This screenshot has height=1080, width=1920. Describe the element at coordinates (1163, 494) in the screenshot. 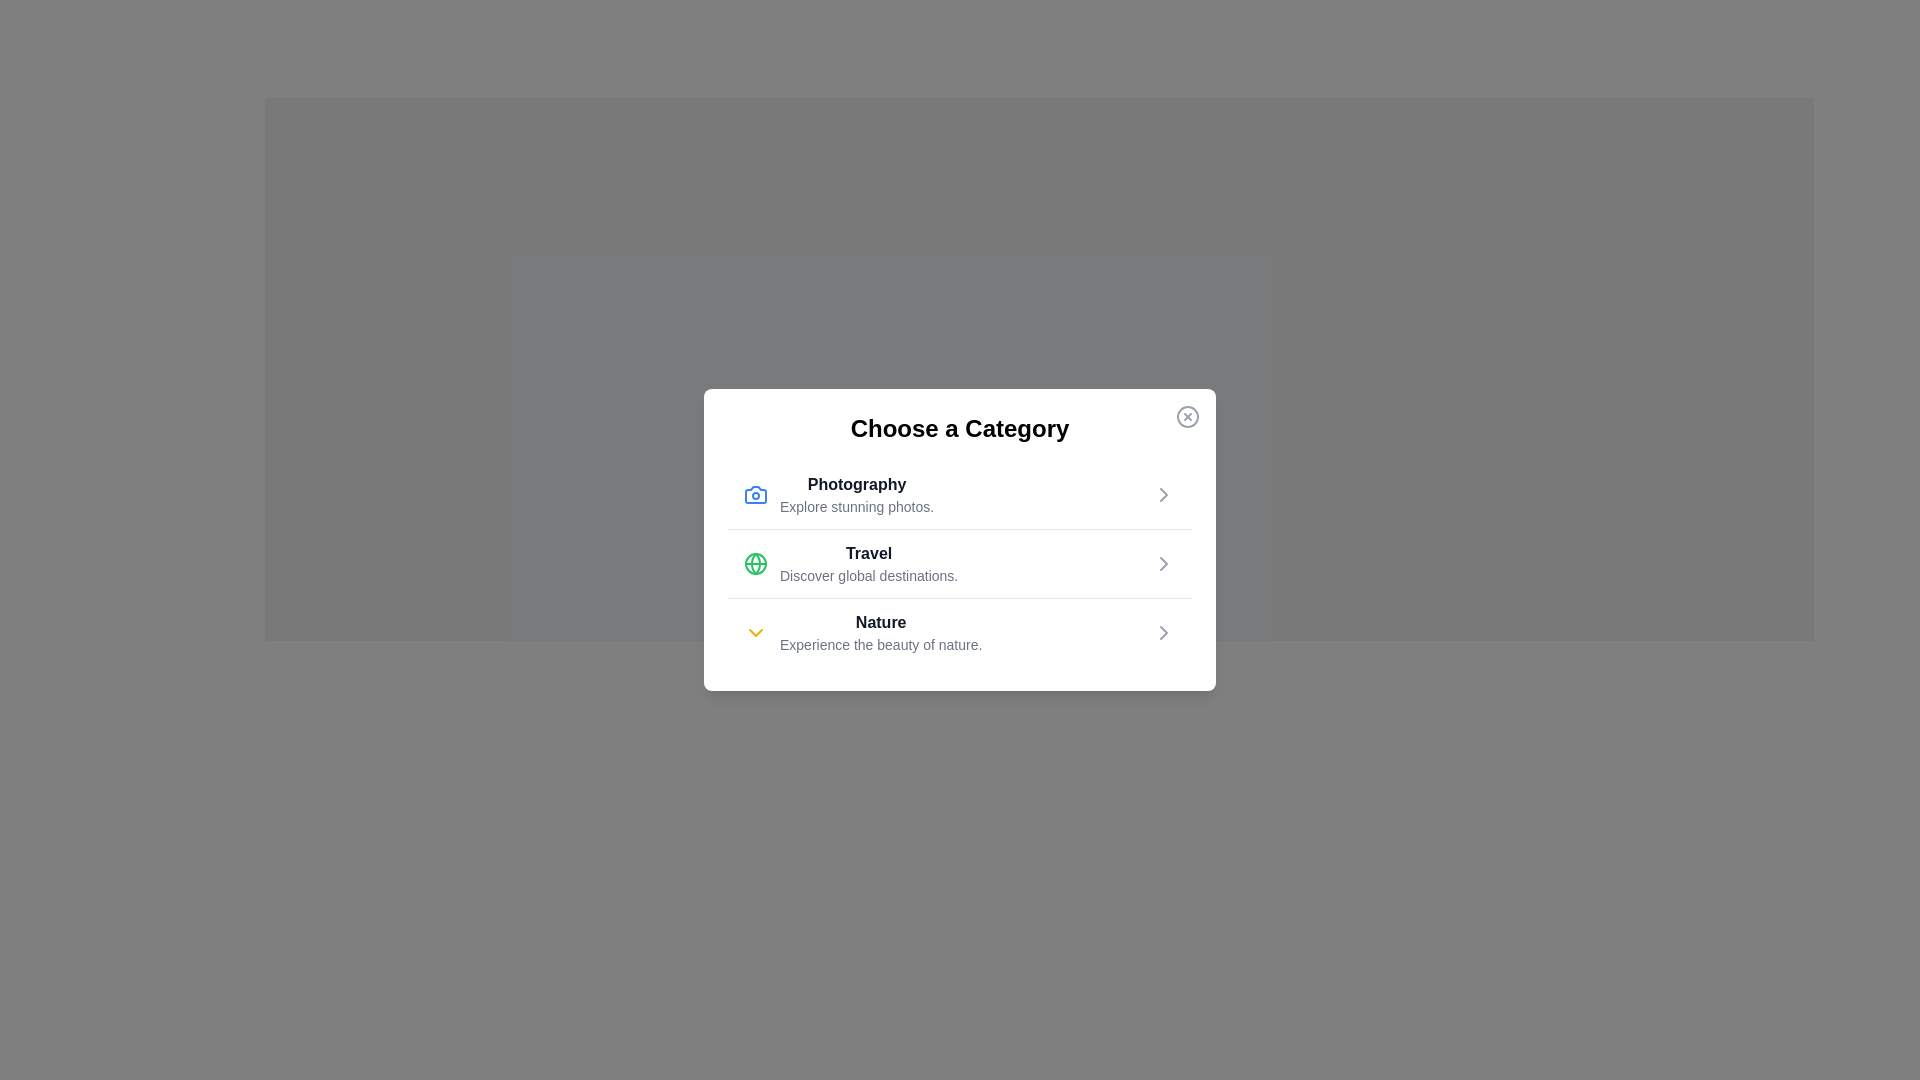

I see `the right-facing chevron icon styled with a thin stroke and gray color, located within the first item of the list labeled 'Photography Explore stunning photos.'` at that location.